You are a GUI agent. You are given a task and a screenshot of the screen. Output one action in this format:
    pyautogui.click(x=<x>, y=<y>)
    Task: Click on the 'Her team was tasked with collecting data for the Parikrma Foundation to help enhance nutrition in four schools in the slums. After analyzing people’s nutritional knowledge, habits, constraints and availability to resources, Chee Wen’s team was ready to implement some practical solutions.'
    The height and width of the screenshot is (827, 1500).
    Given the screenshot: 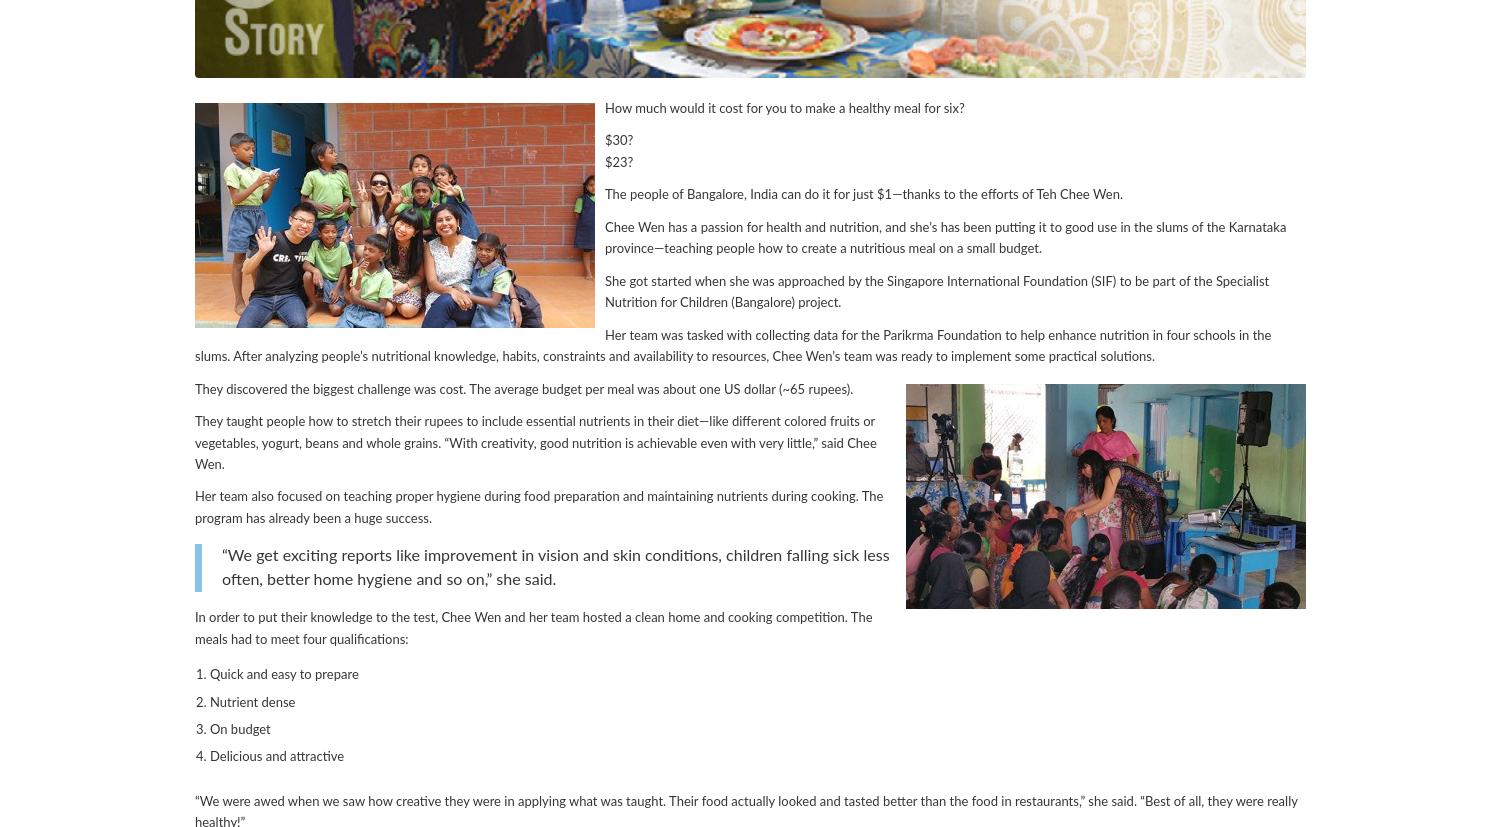 What is the action you would take?
    pyautogui.click(x=194, y=346)
    